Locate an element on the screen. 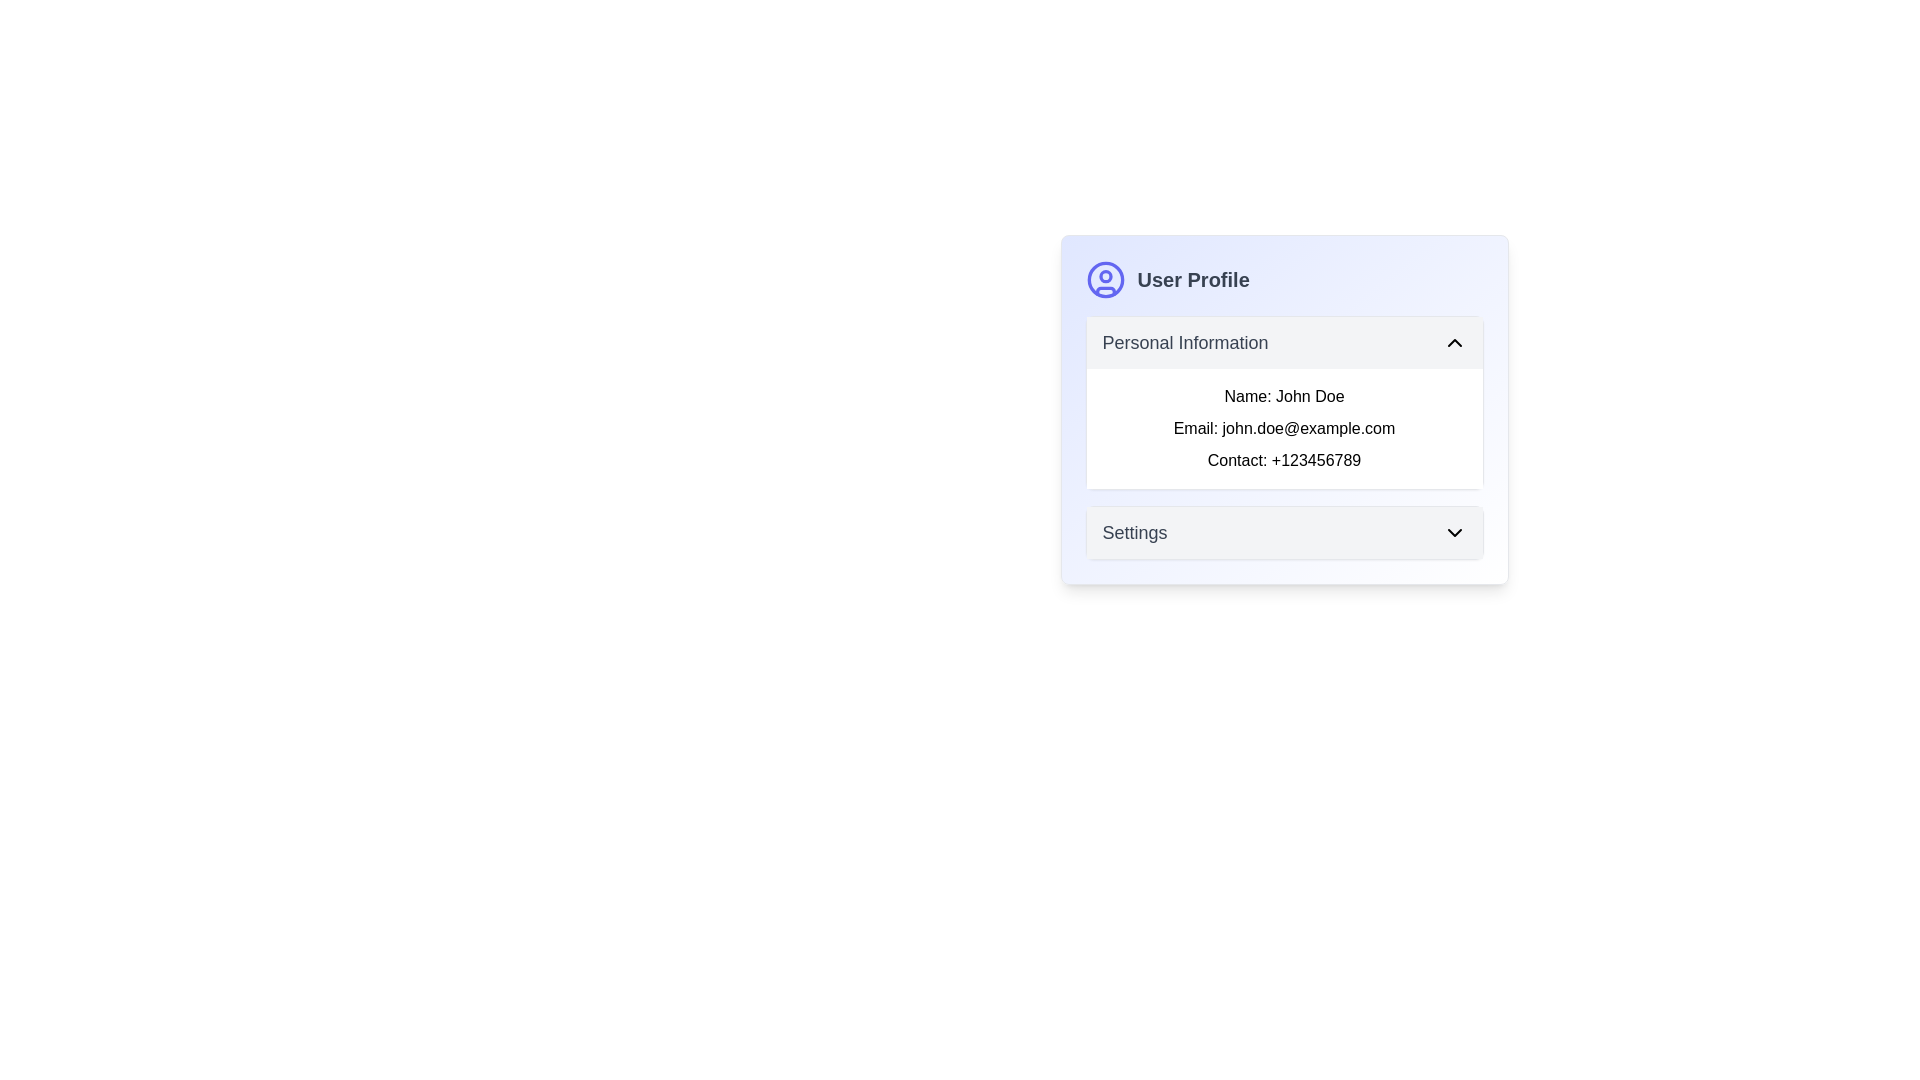 Image resolution: width=1920 pixels, height=1080 pixels. the small circle representing the head in the user profile icon located at the top-left corner of the 'User Profile' section, above the text 'User Profile' is located at coordinates (1104, 276).